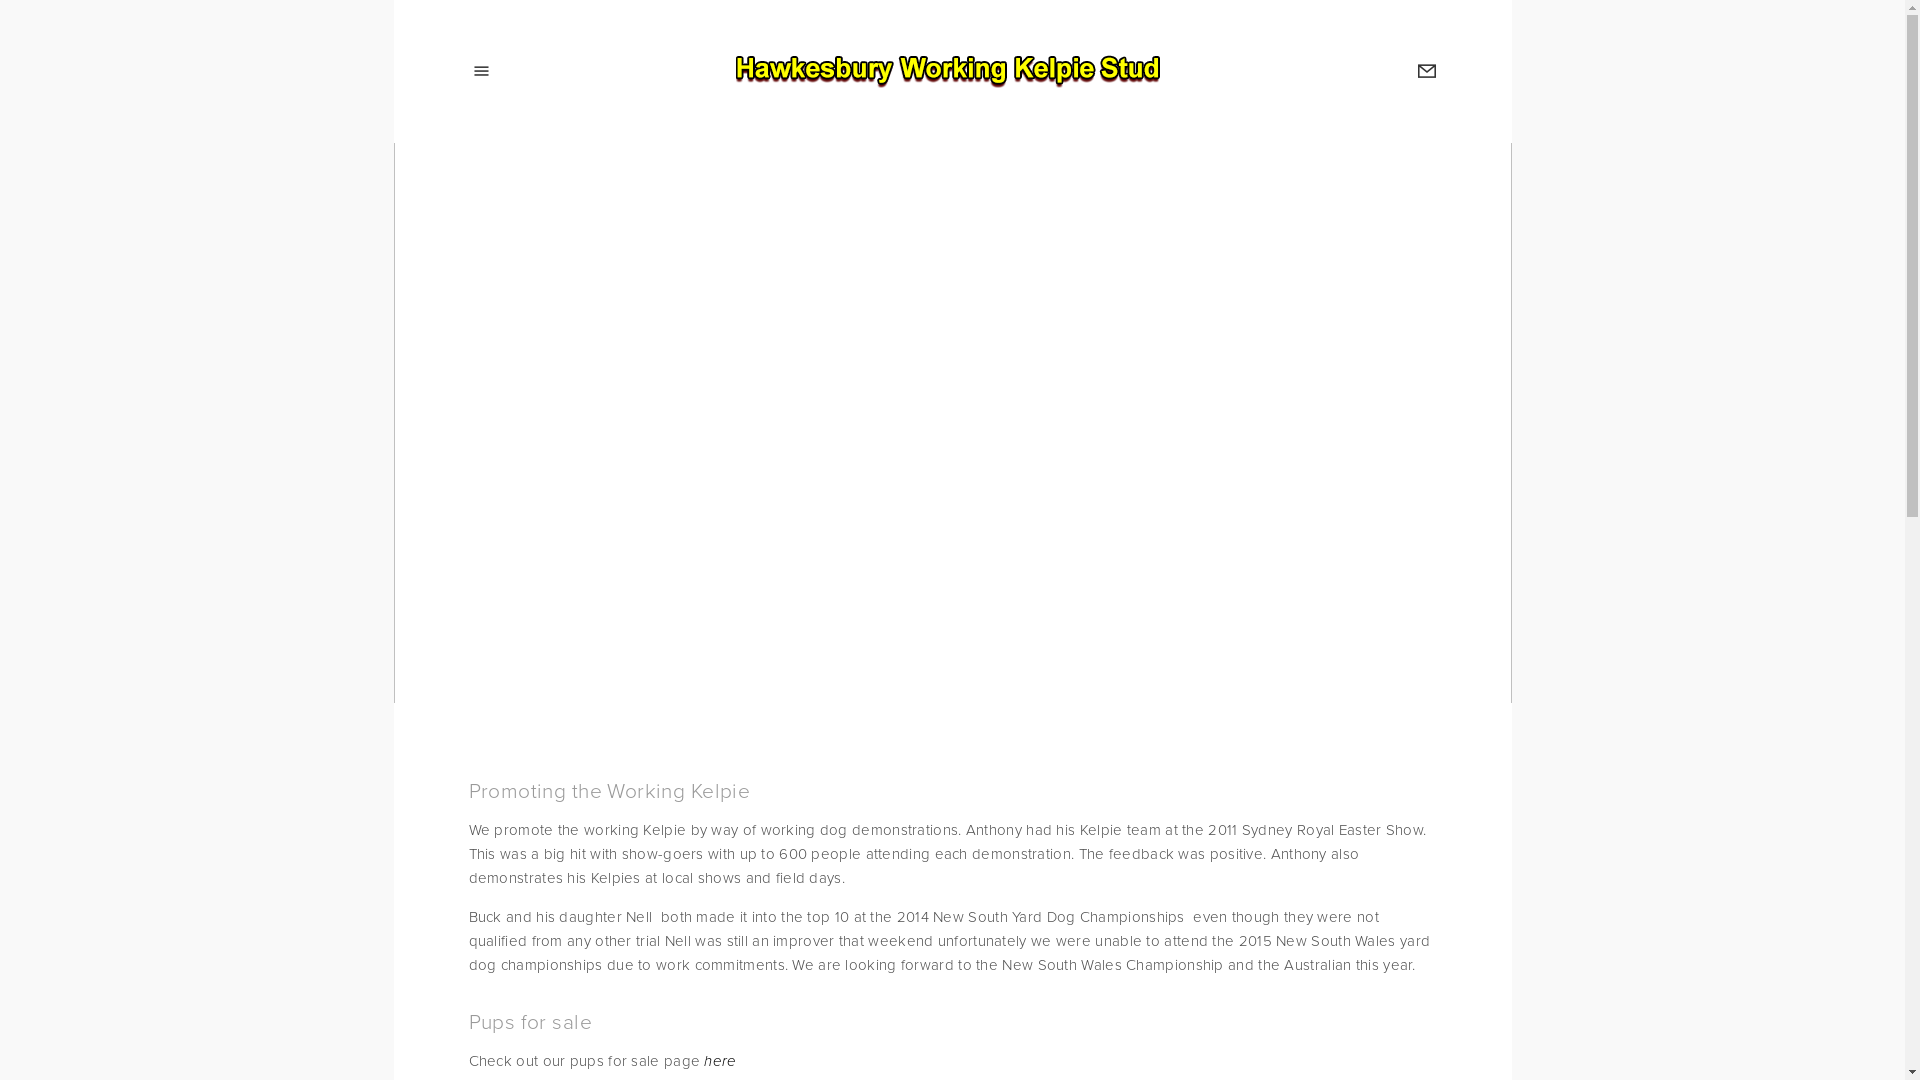 Image resolution: width=1920 pixels, height=1080 pixels. Describe the element at coordinates (720, 1059) in the screenshot. I see `'here'` at that location.